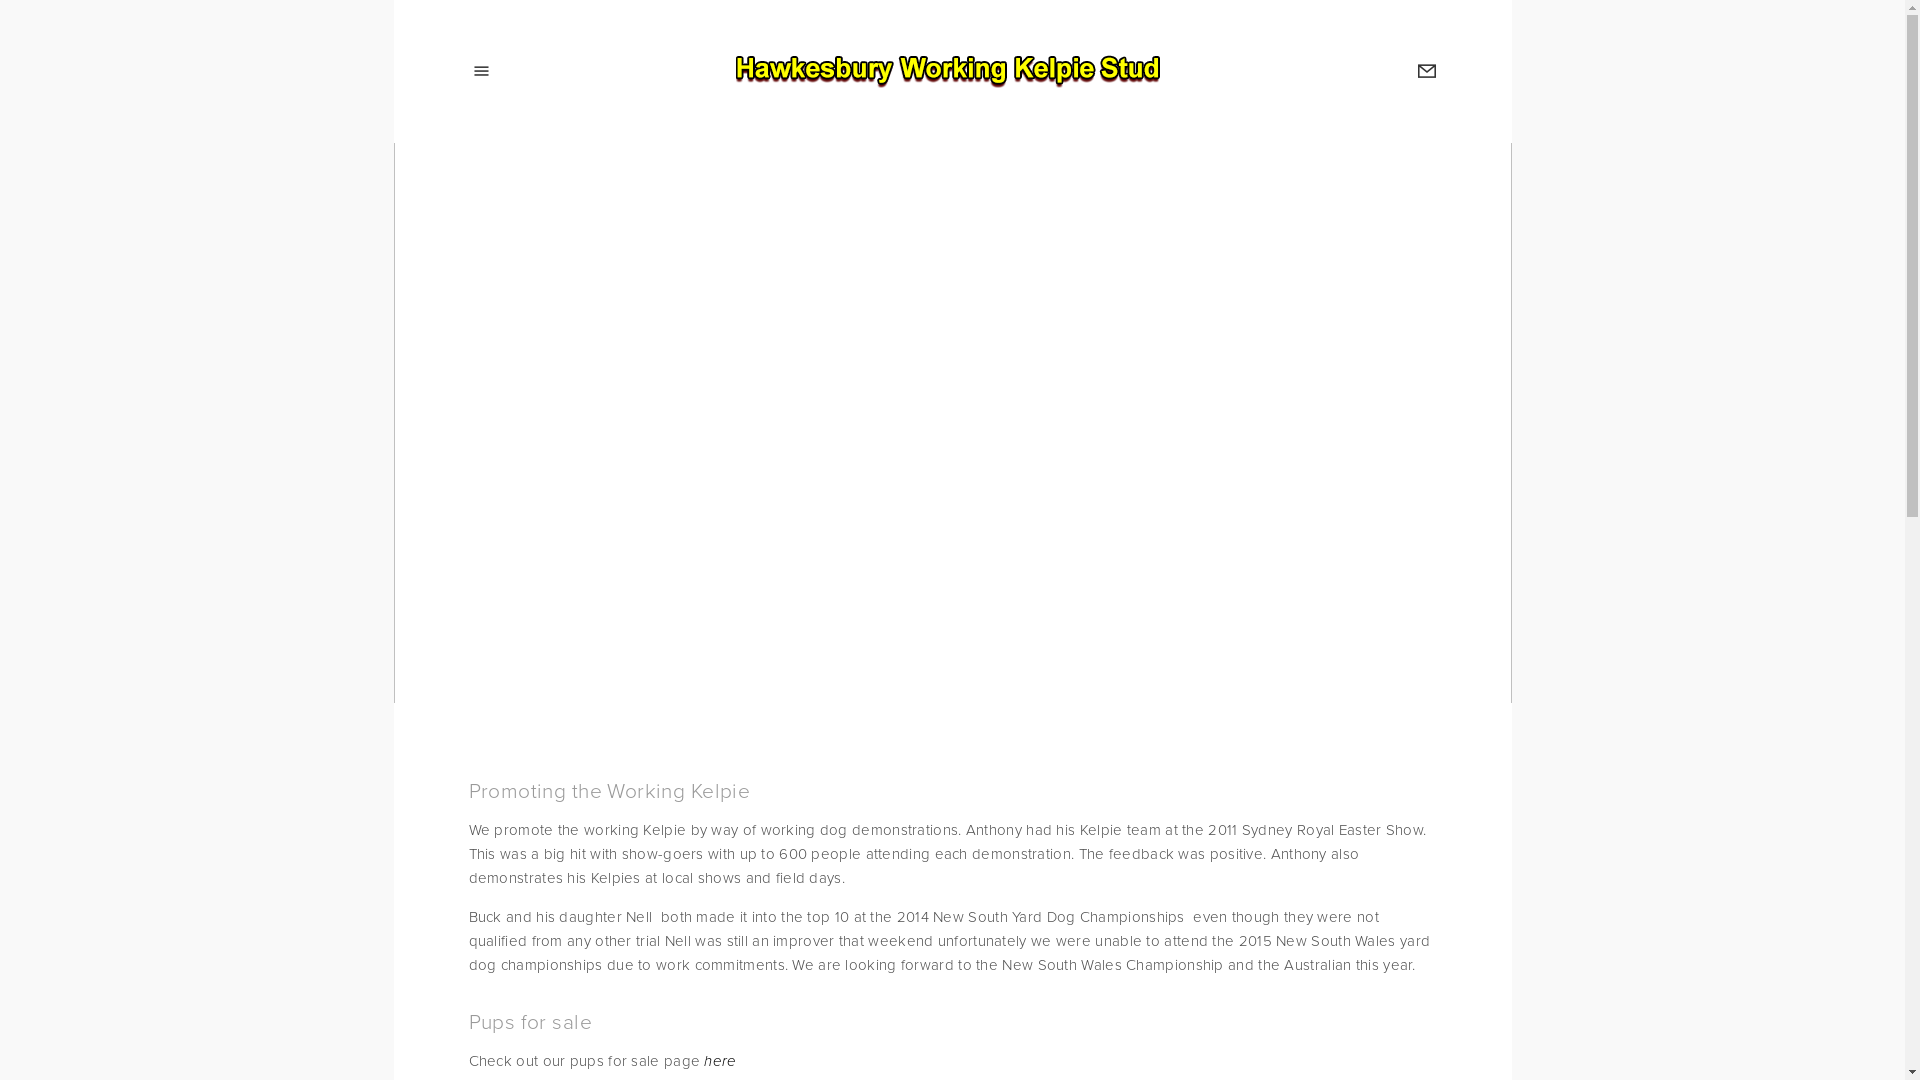 Image resolution: width=1920 pixels, height=1080 pixels. Describe the element at coordinates (720, 1059) in the screenshot. I see `'here'` at that location.